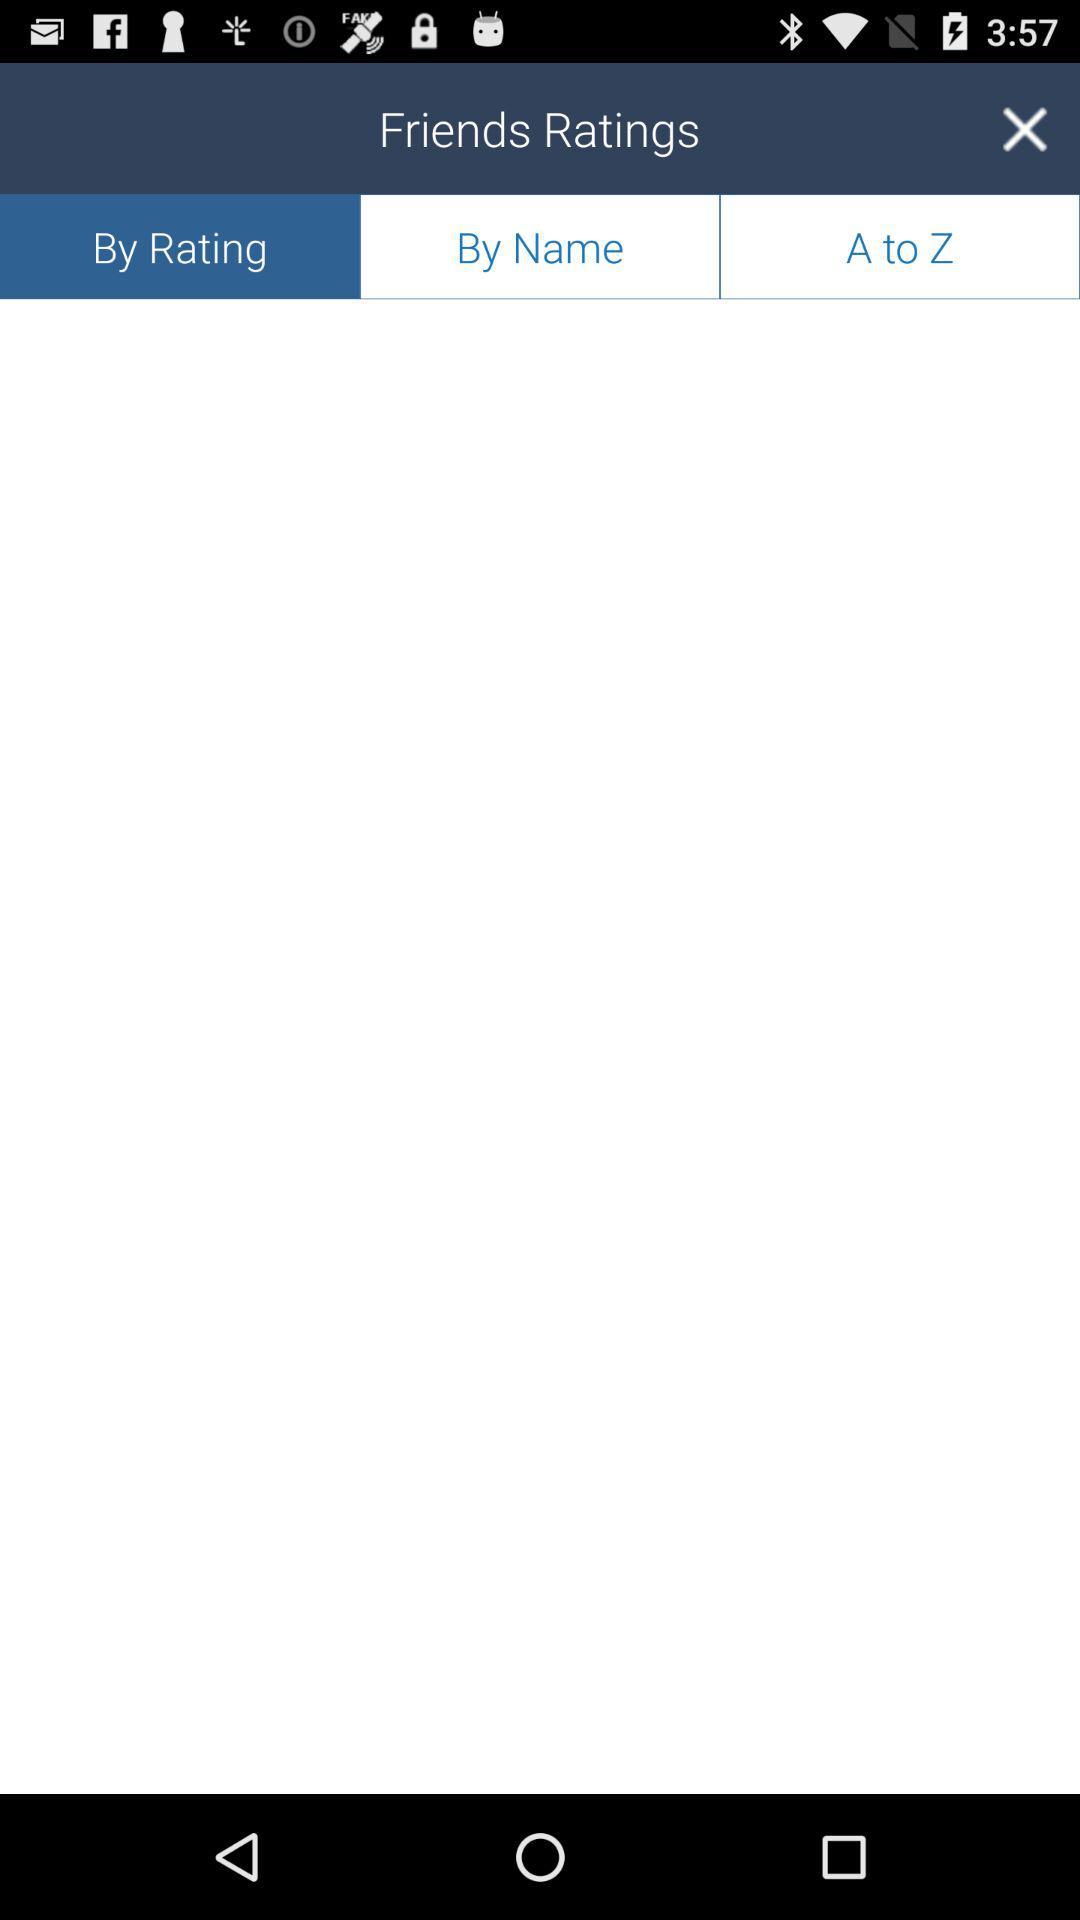 This screenshot has width=1080, height=1920. What do you see at coordinates (180, 245) in the screenshot?
I see `the app to the left of the by name icon` at bounding box center [180, 245].